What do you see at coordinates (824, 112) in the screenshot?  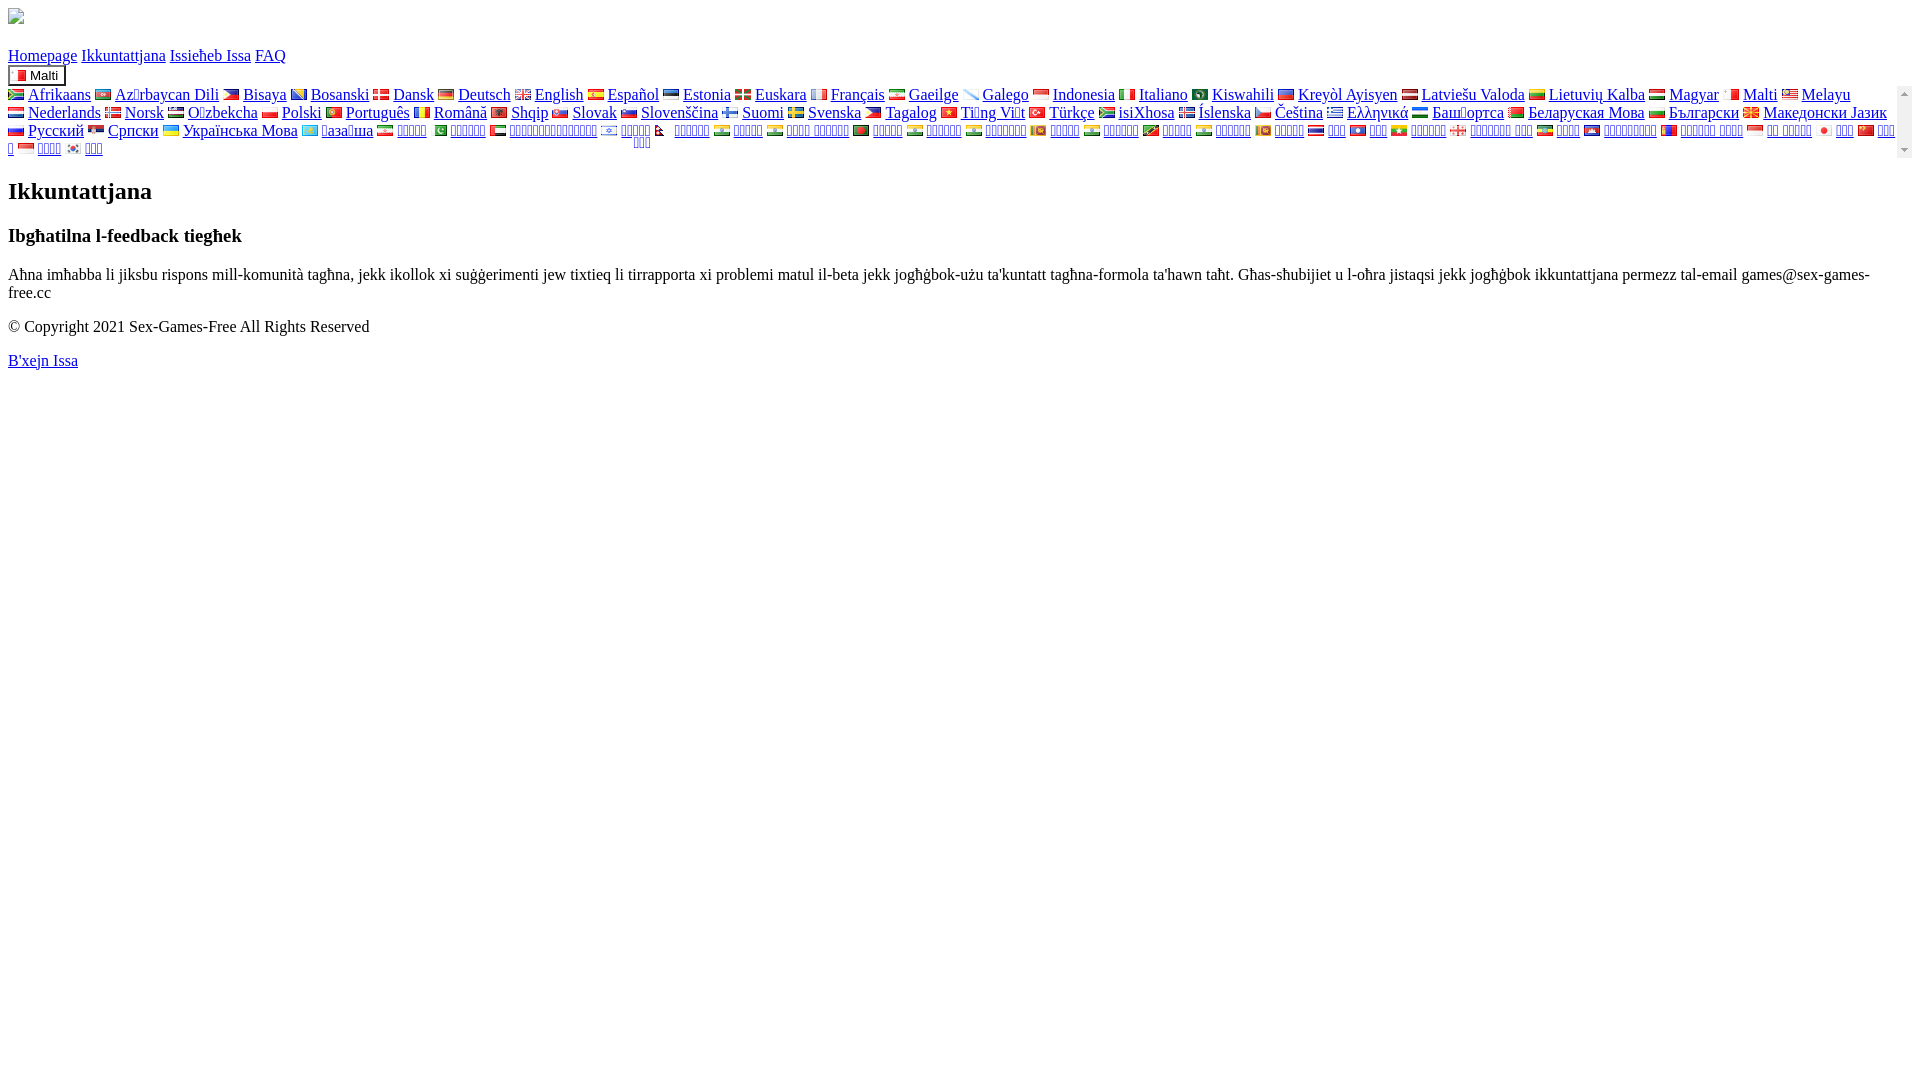 I see `'Svenska'` at bounding box center [824, 112].